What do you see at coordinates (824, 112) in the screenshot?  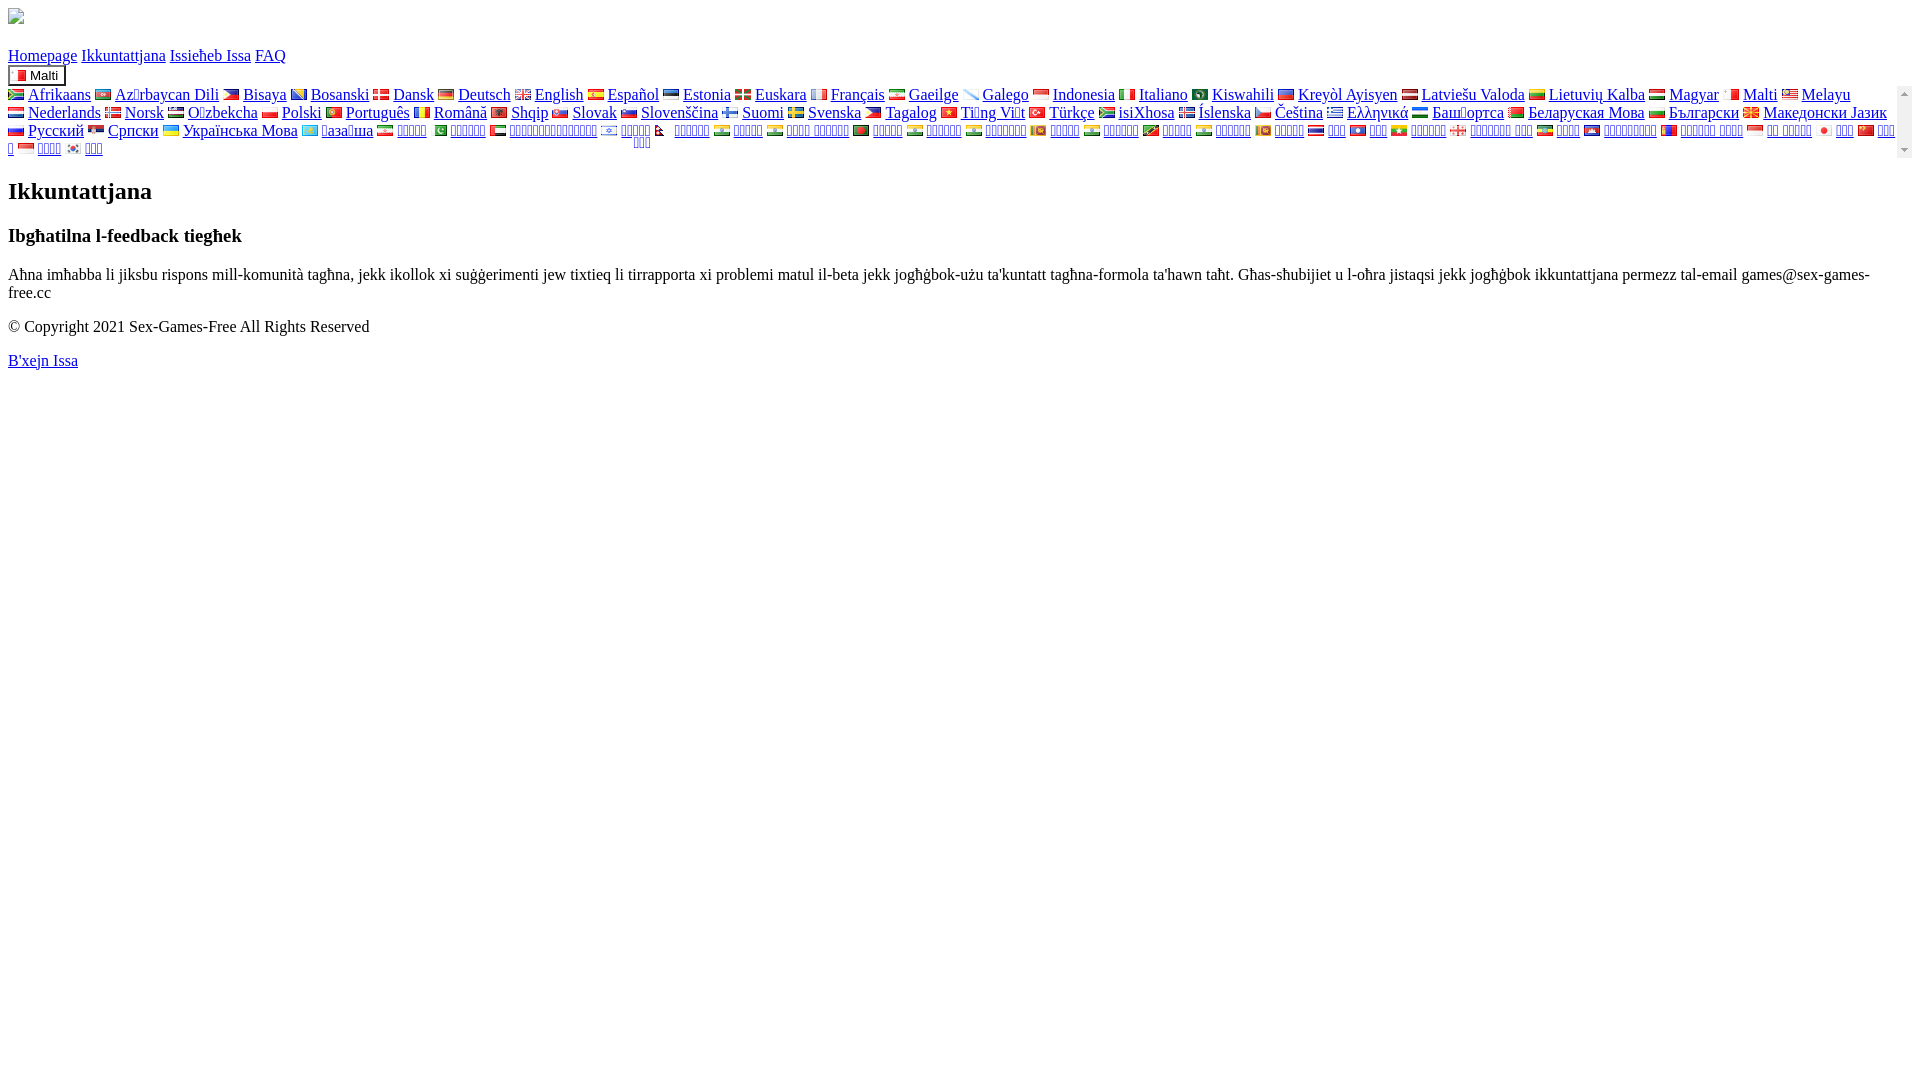 I see `'Svenska'` at bounding box center [824, 112].